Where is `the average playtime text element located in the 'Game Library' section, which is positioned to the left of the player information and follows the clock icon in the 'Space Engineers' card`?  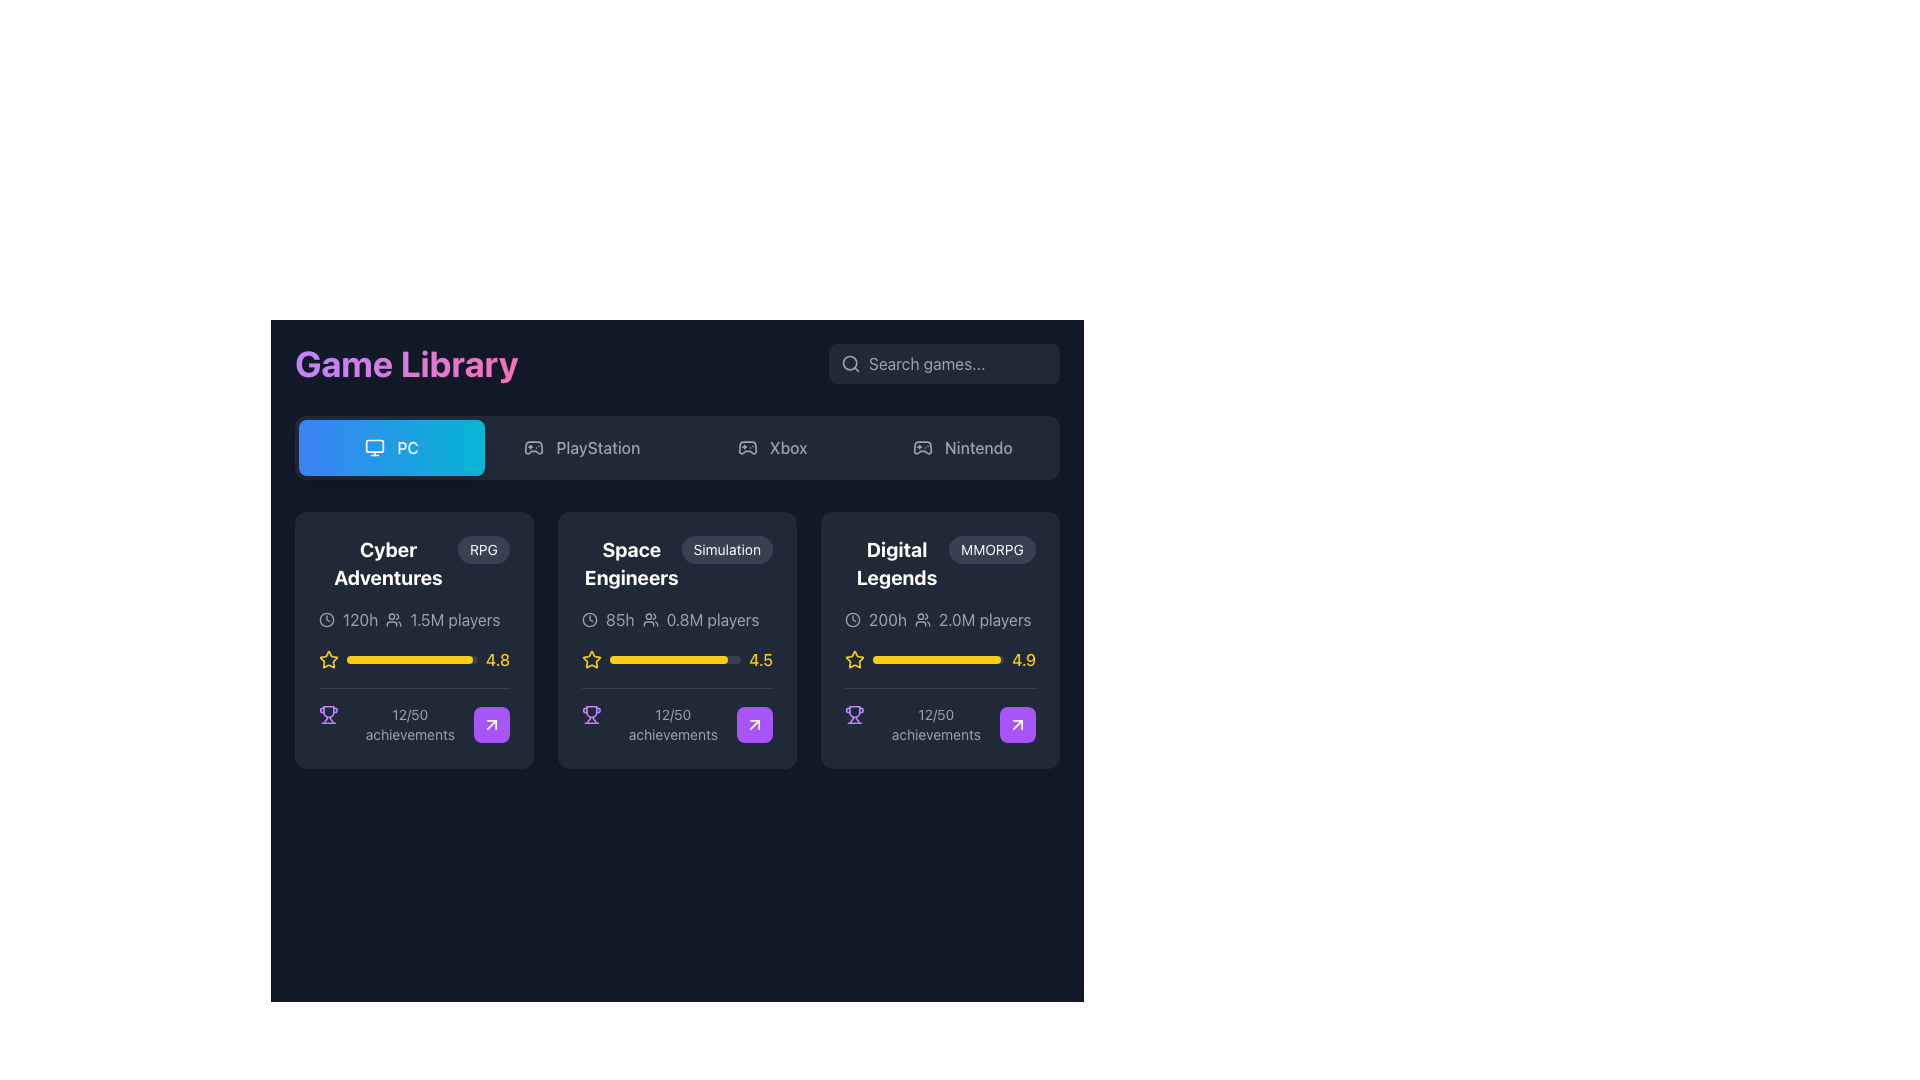
the average playtime text element located in the 'Game Library' section, which is positioned to the left of the player information and follows the clock icon in the 'Space Engineers' card is located at coordinates (619, 619).